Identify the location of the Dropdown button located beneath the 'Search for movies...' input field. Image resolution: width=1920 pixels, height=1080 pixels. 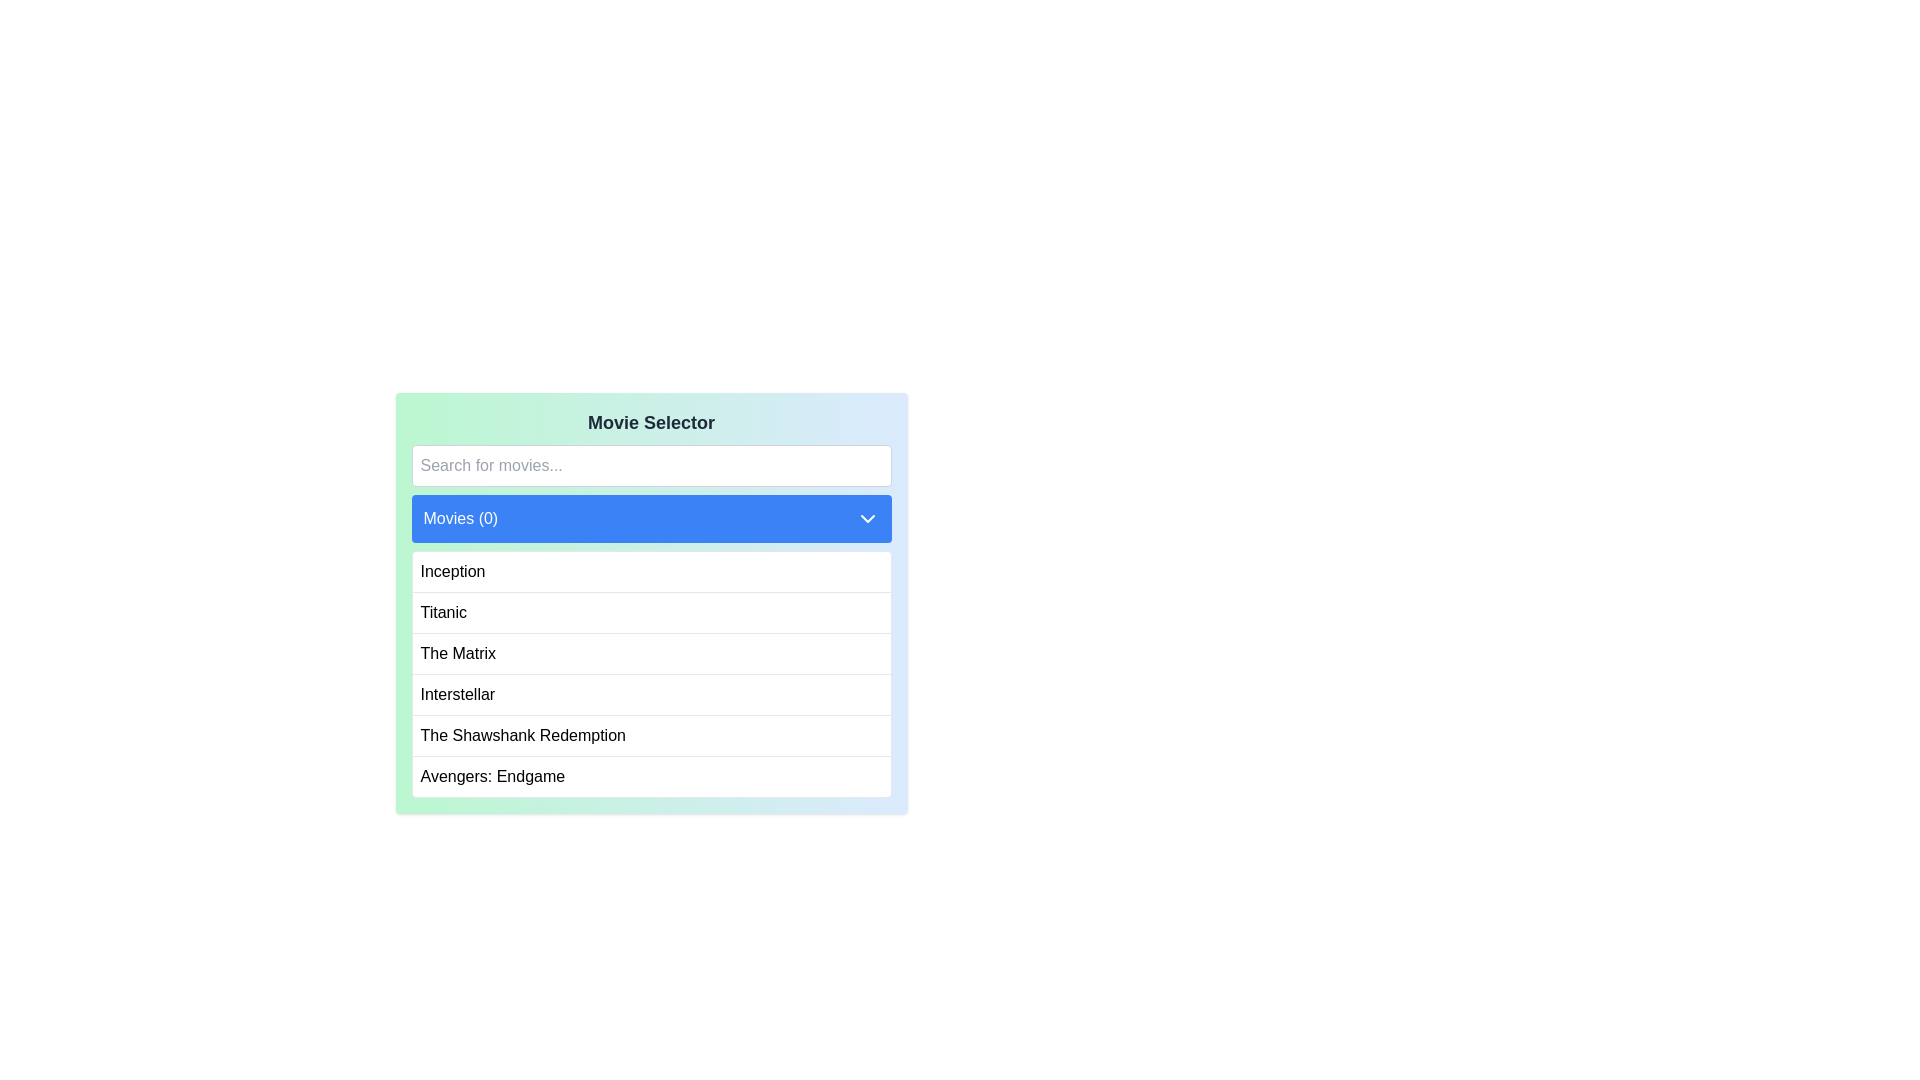
(651, 518).